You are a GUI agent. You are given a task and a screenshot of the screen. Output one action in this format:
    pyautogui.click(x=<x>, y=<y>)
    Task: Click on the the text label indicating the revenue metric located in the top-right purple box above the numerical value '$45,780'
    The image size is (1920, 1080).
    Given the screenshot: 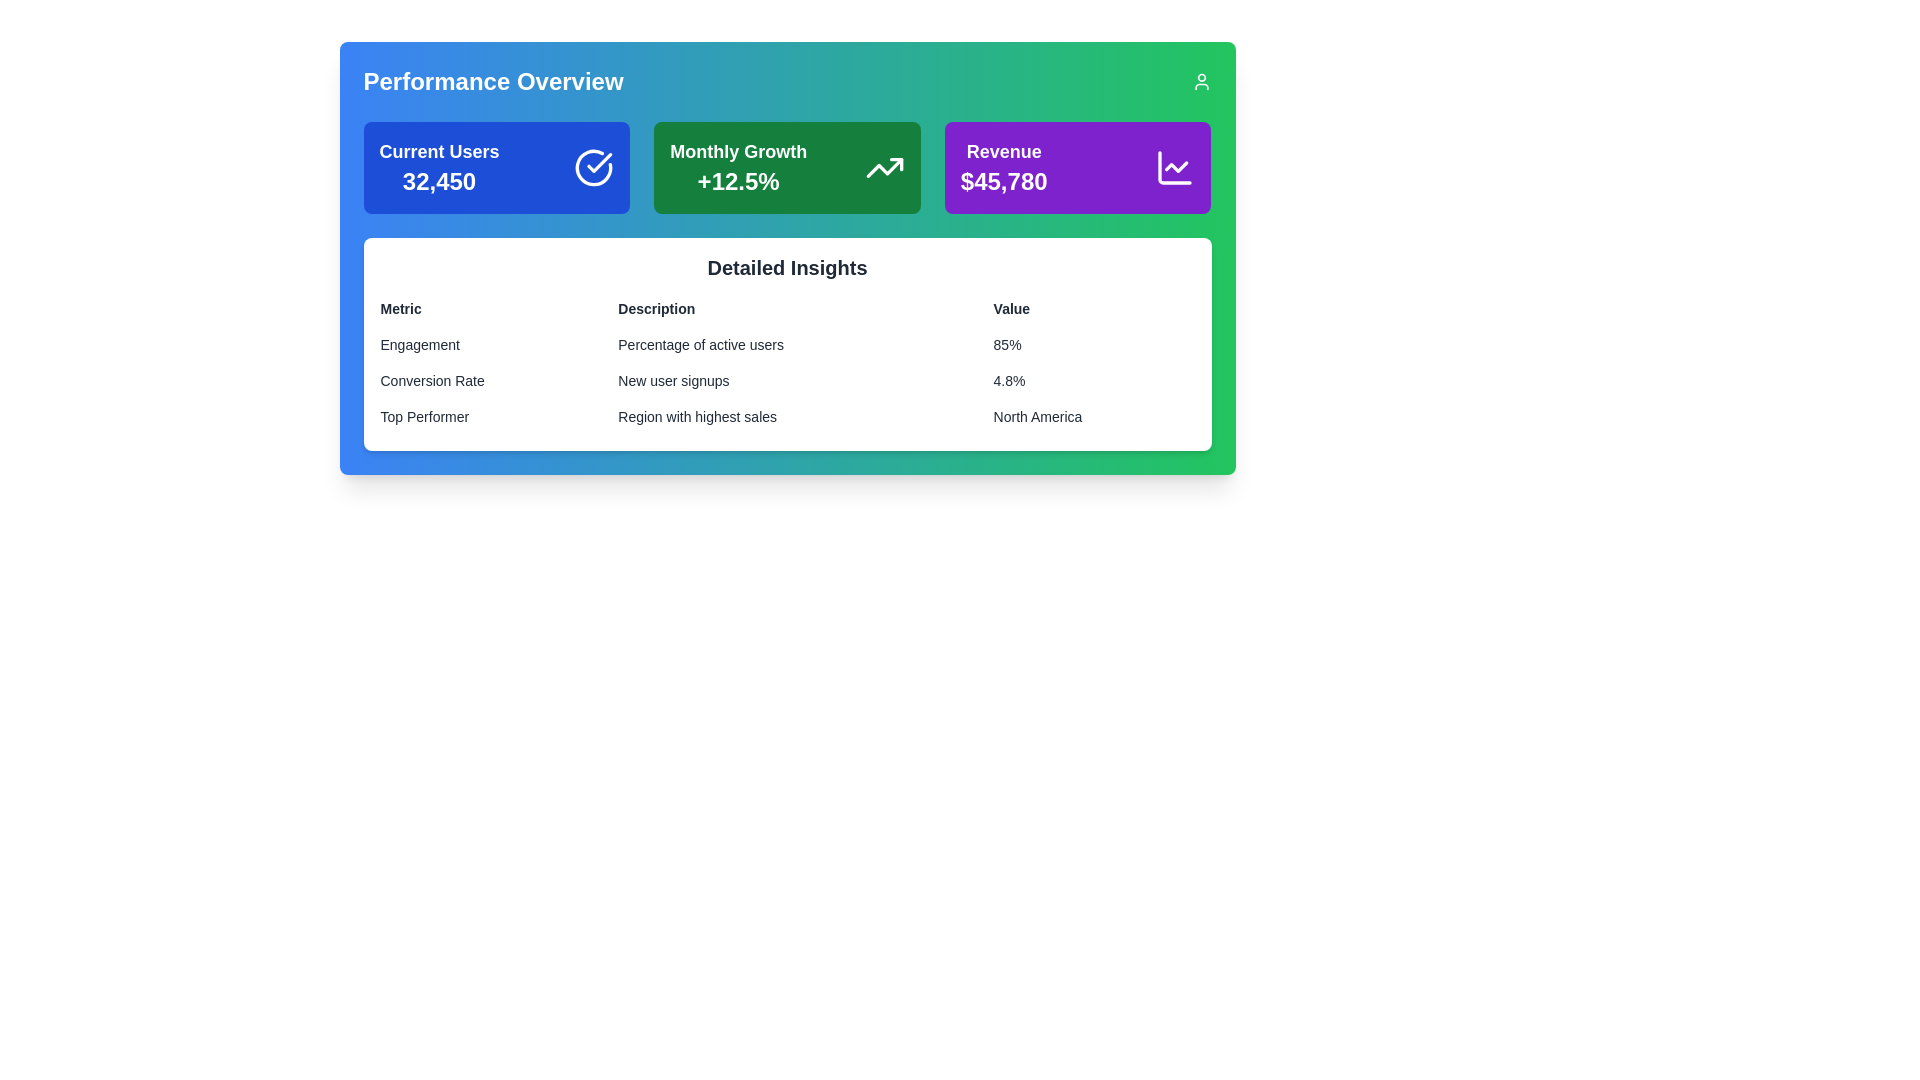 What is the action you would take?
    pyautogui.click(x=1004, y=150)
    